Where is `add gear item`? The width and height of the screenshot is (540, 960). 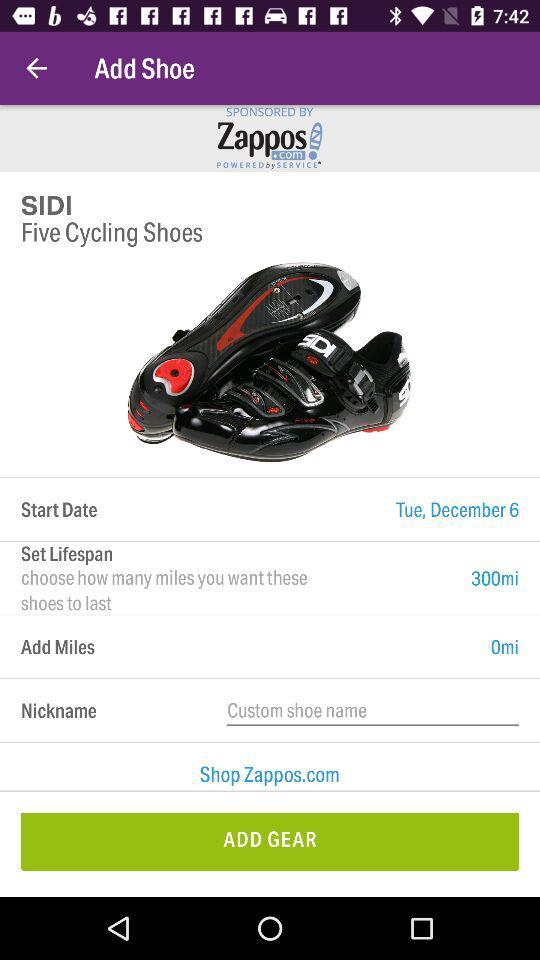 add gear item is located at coordinates (270, 840).